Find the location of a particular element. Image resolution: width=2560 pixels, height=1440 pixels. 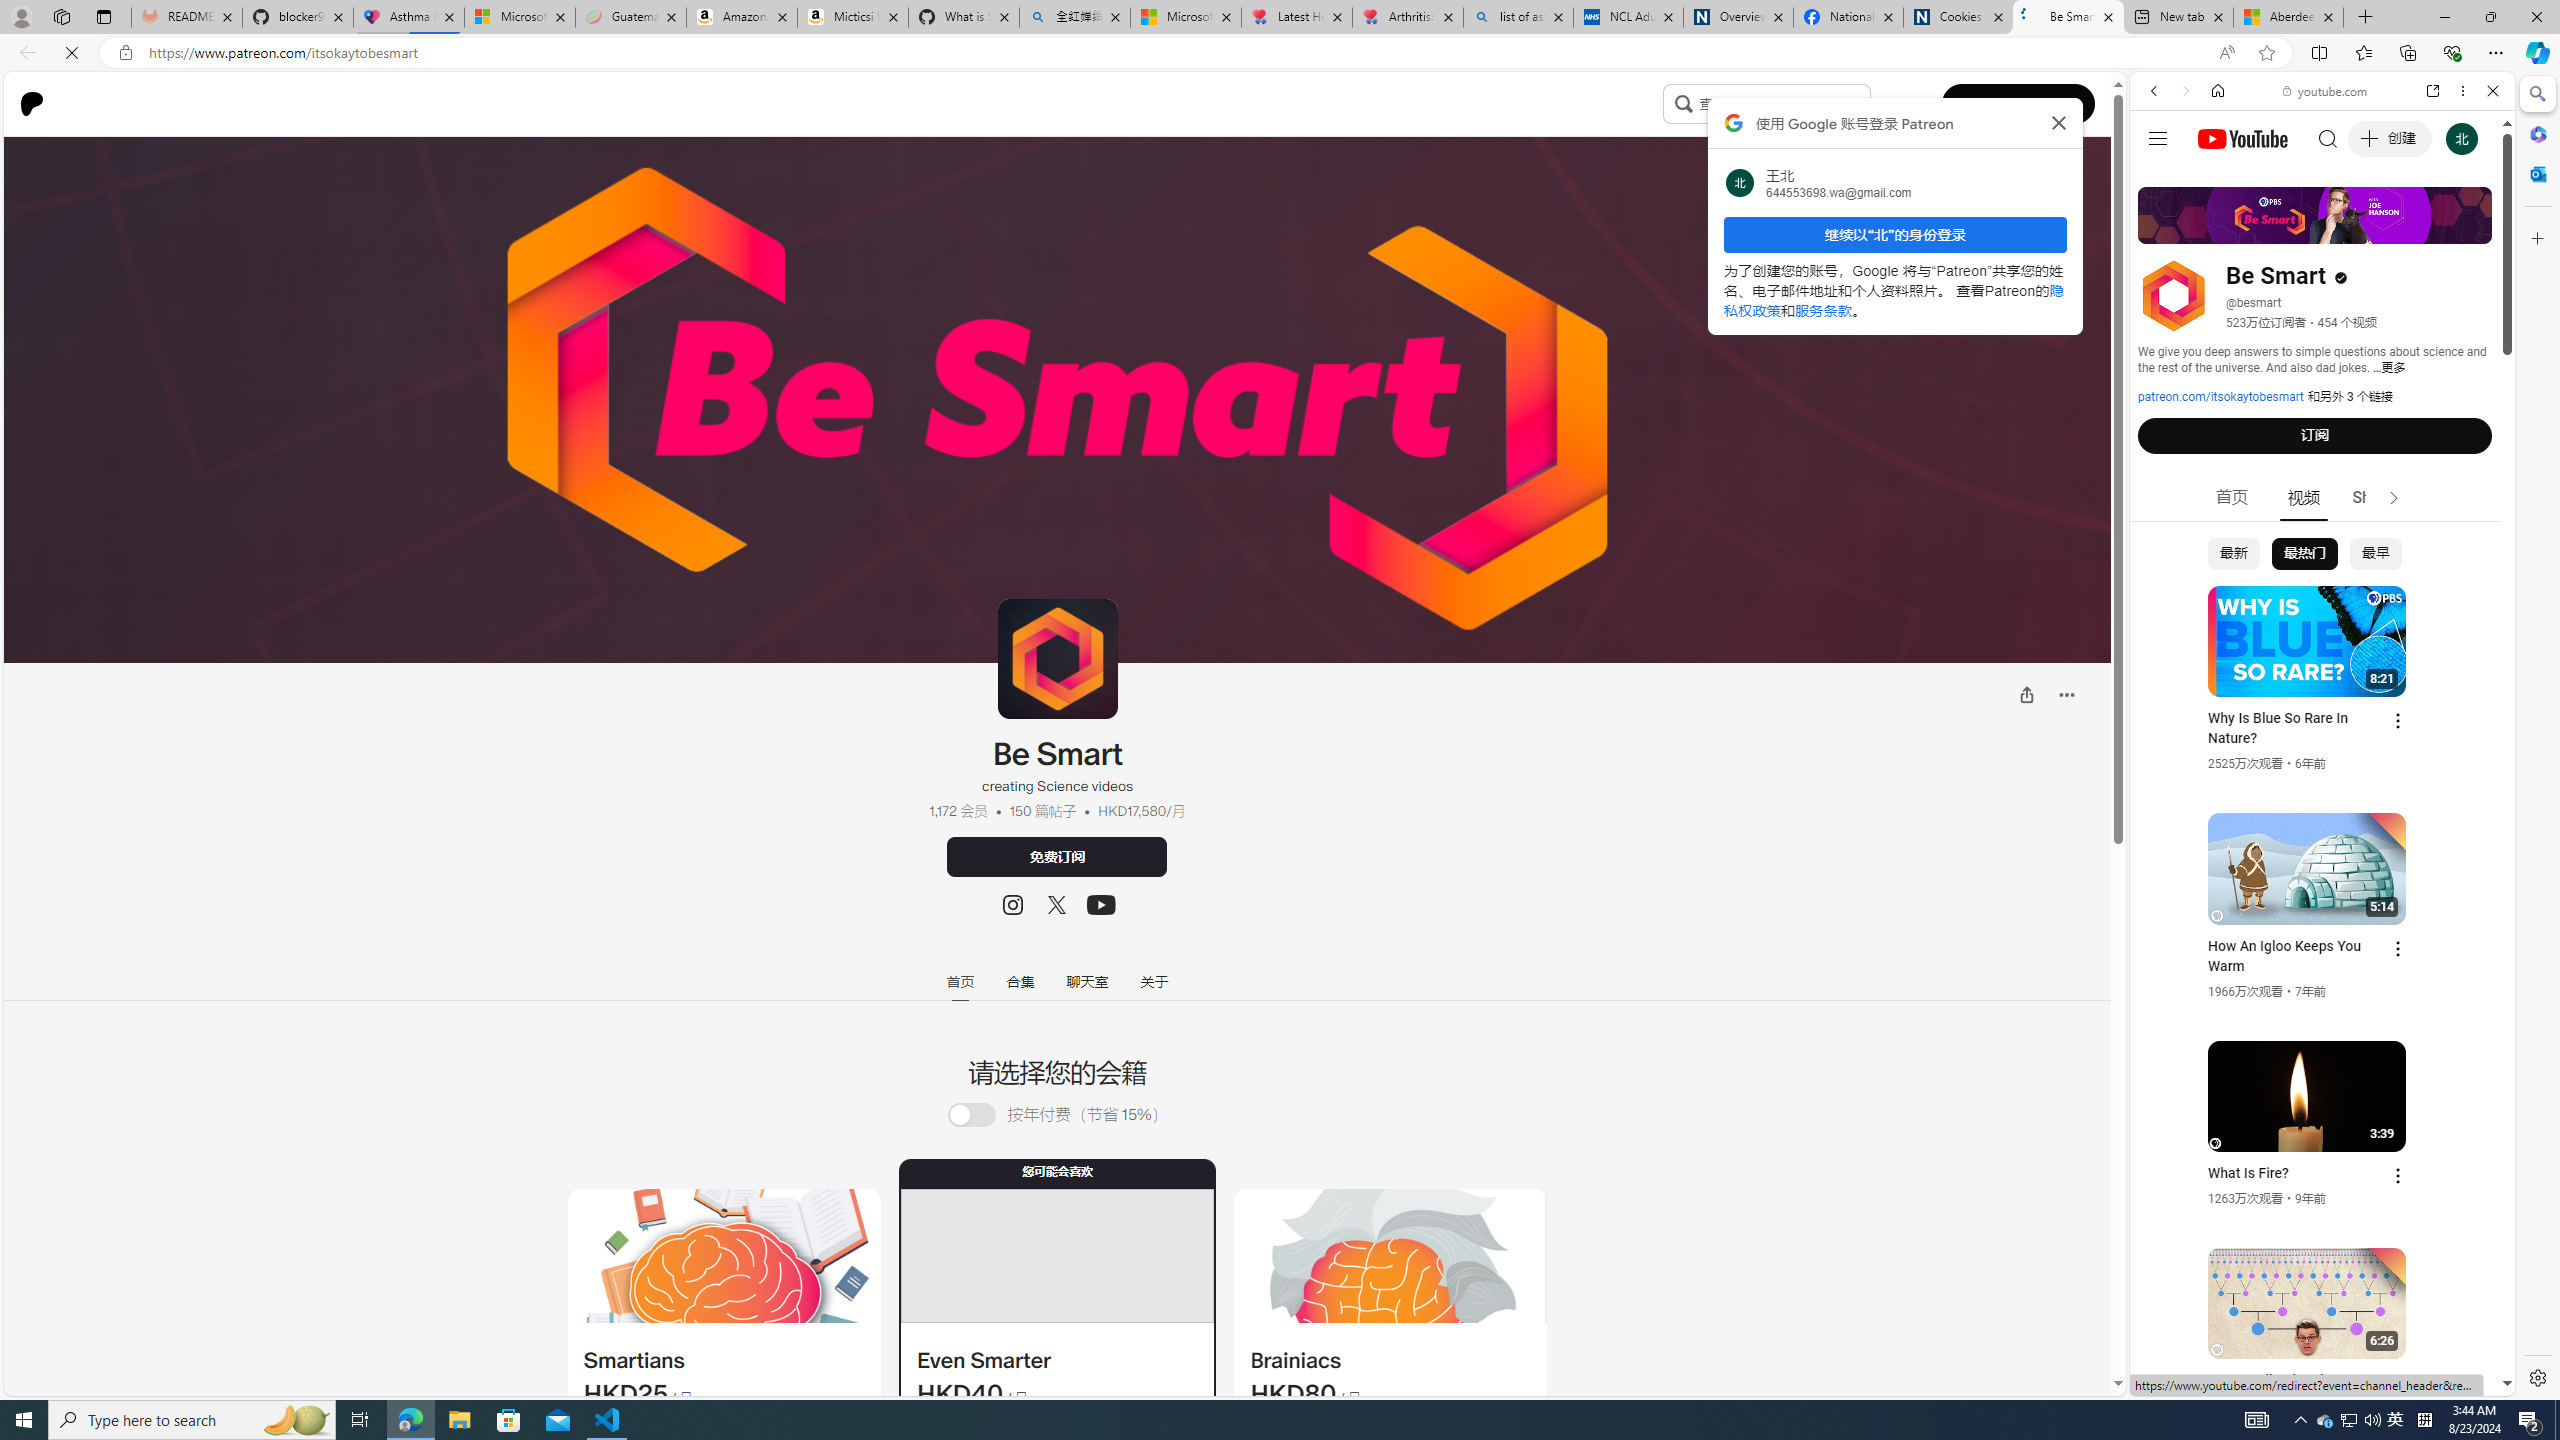

'YouTube - YouTube' is located at coordinates (2314, 985).